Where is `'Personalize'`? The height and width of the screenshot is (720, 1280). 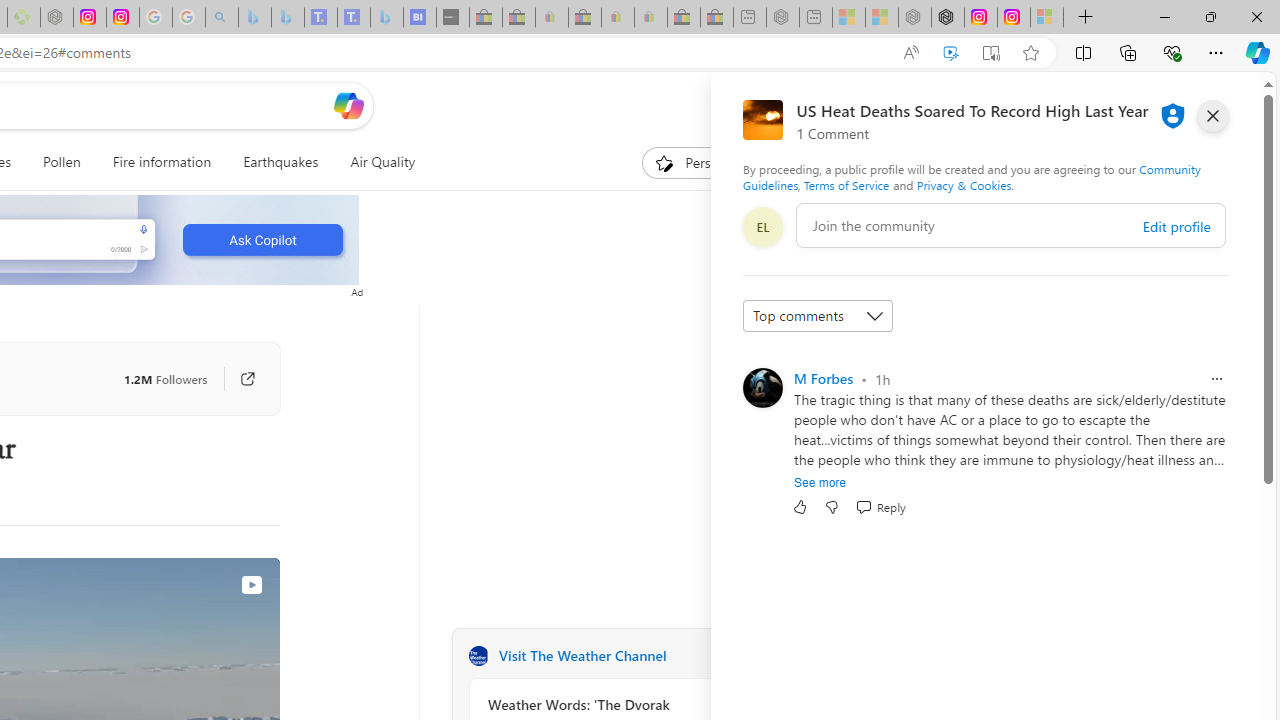 'Personalize' is located at coordinates (704, 162).